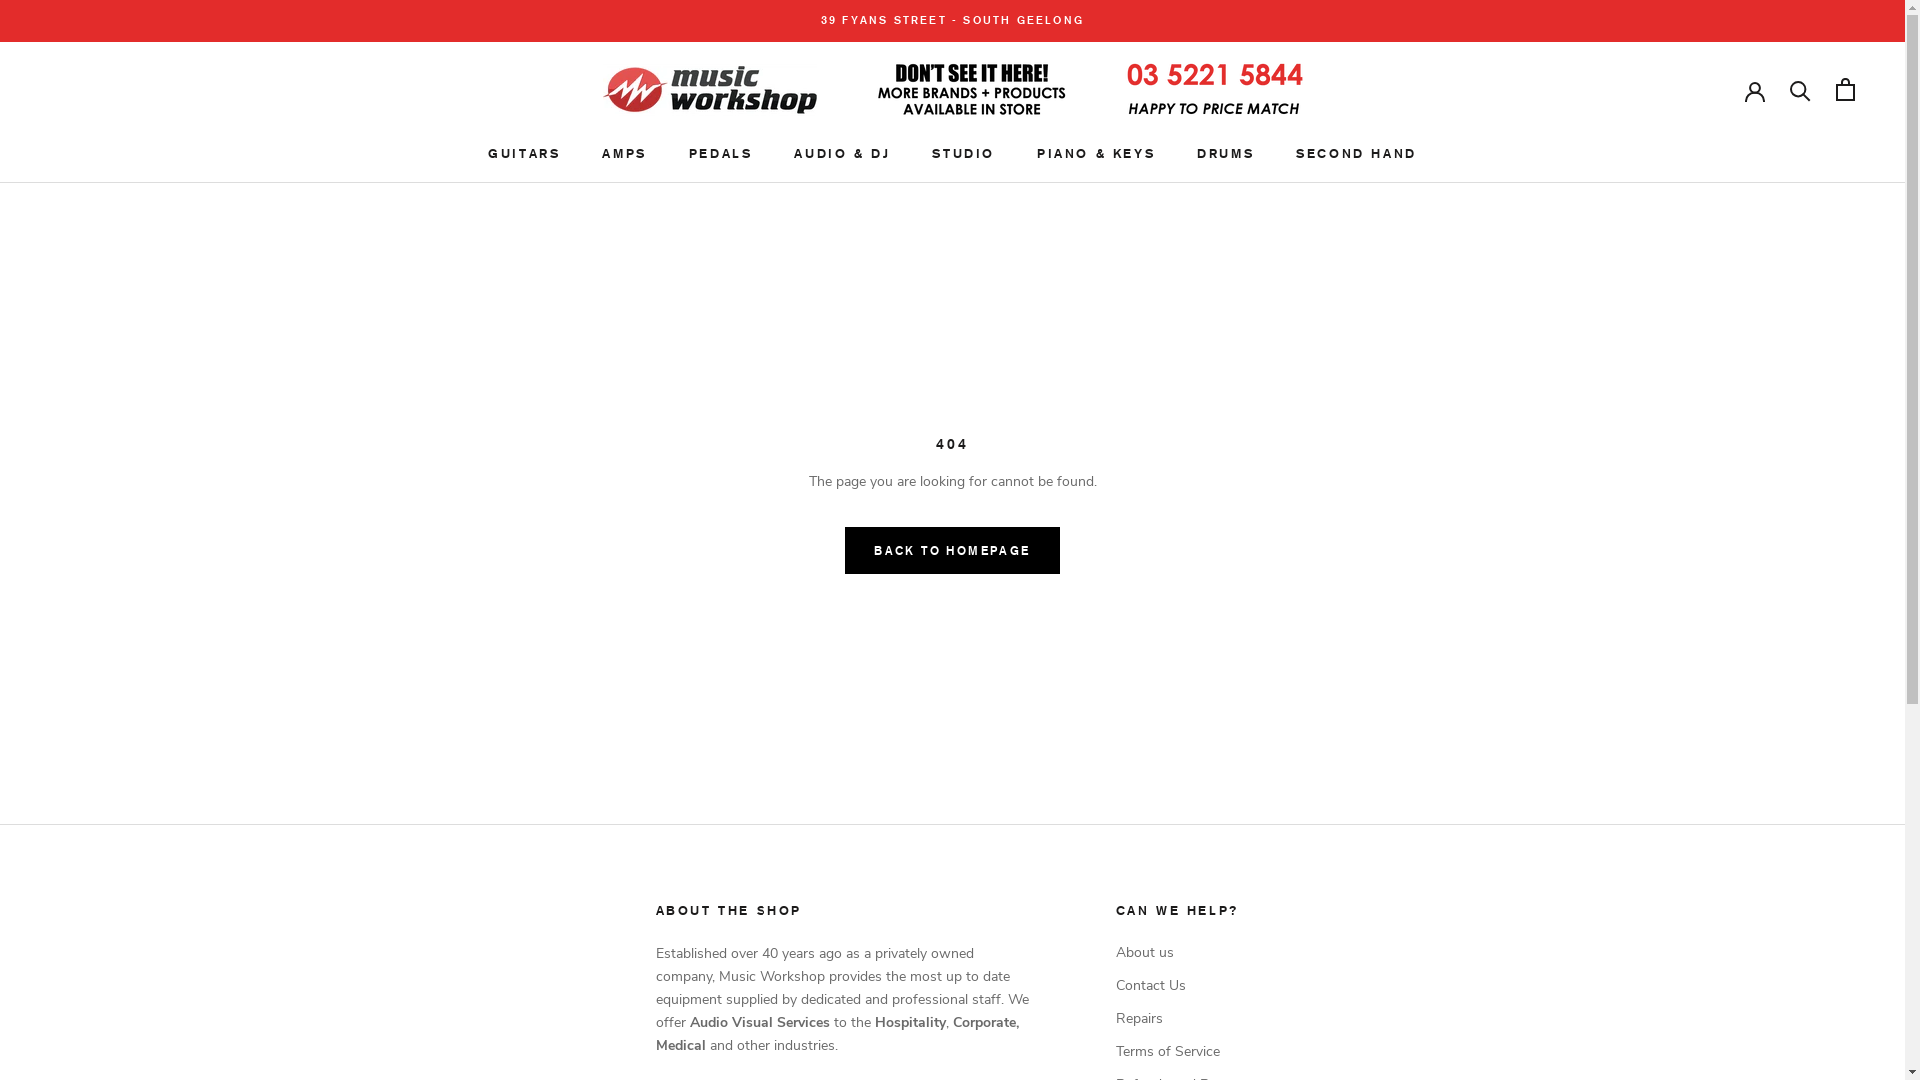  Describe the element at coordinates (720, 152) in the screenshot. I see `'PEDALS'` at that location.